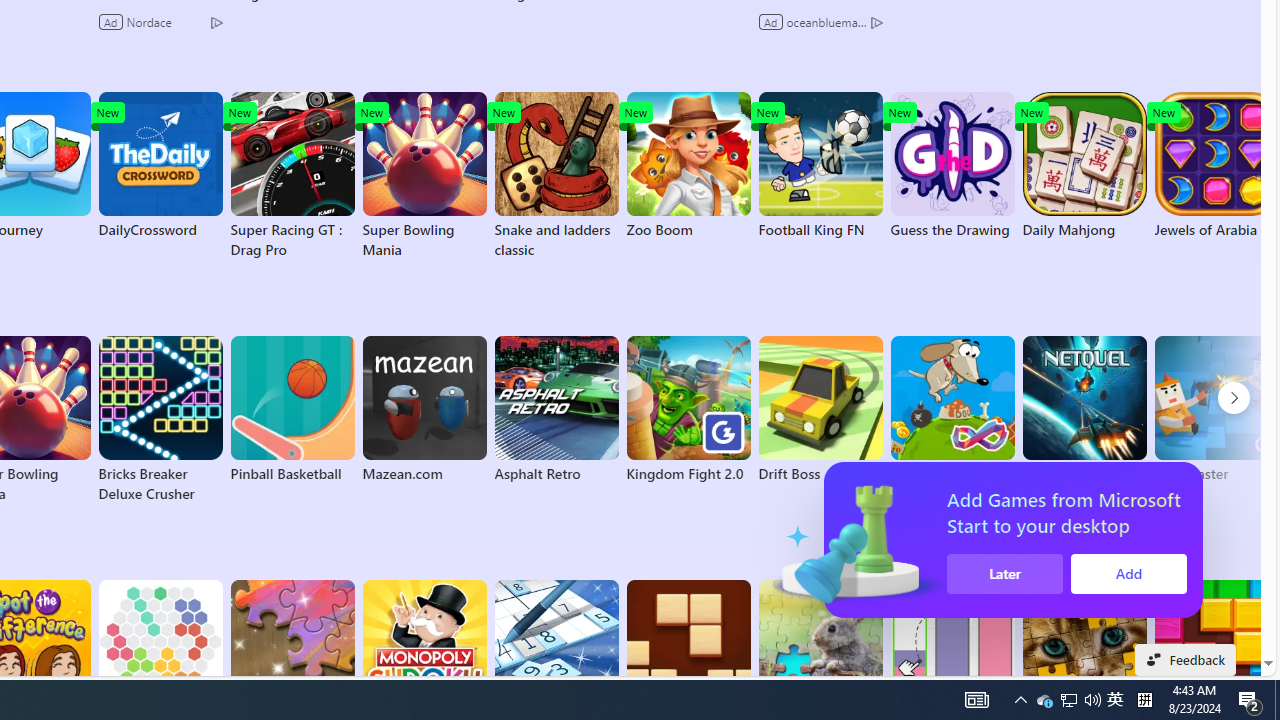  I want to click on 'Class: ad-choice  ad-choice-mono ', so click(876, 21).